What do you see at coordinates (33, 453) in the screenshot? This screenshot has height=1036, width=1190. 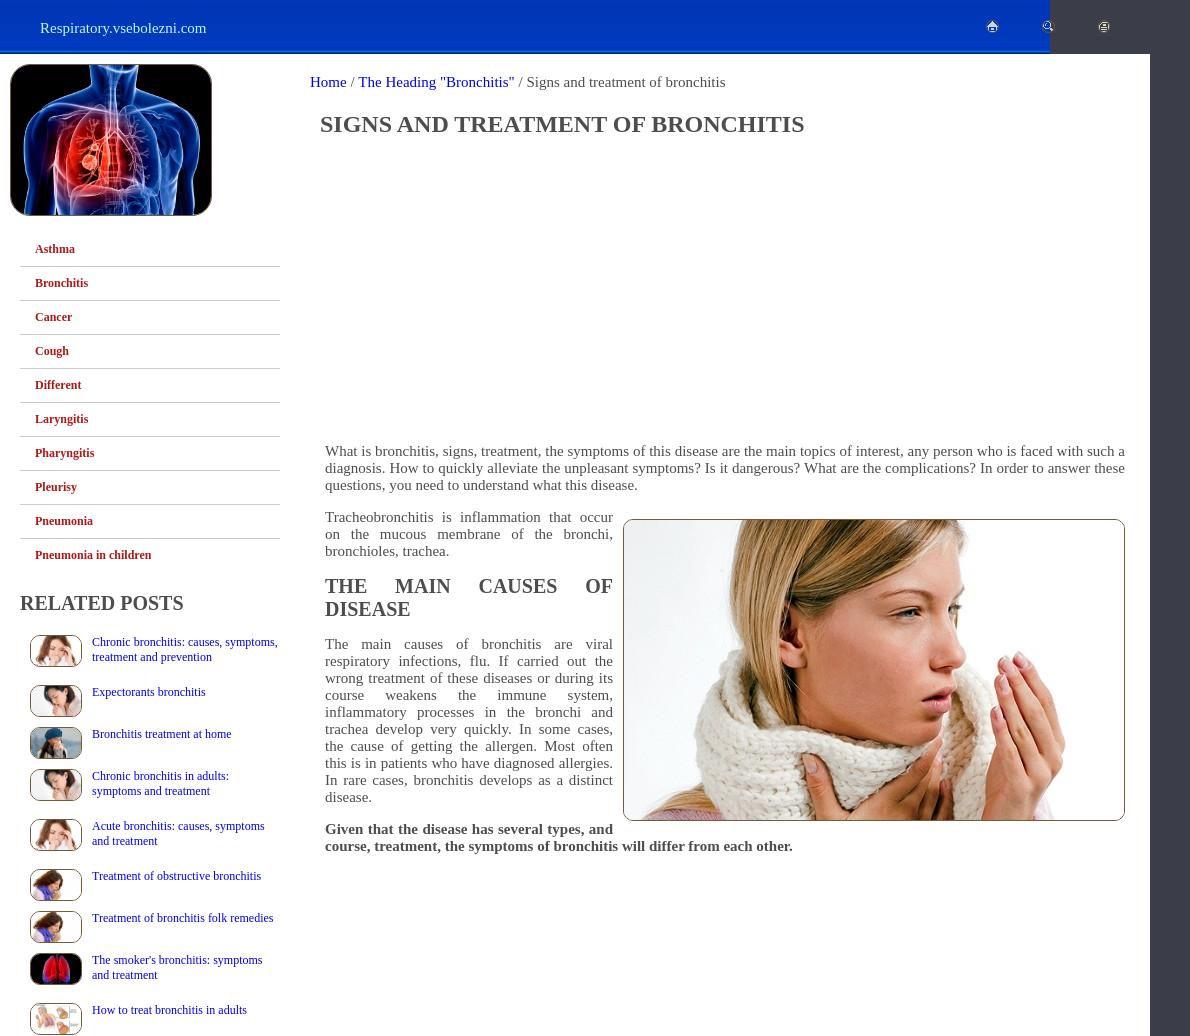 I see `'Pharyngitis'` at bounding box center [33, 453].